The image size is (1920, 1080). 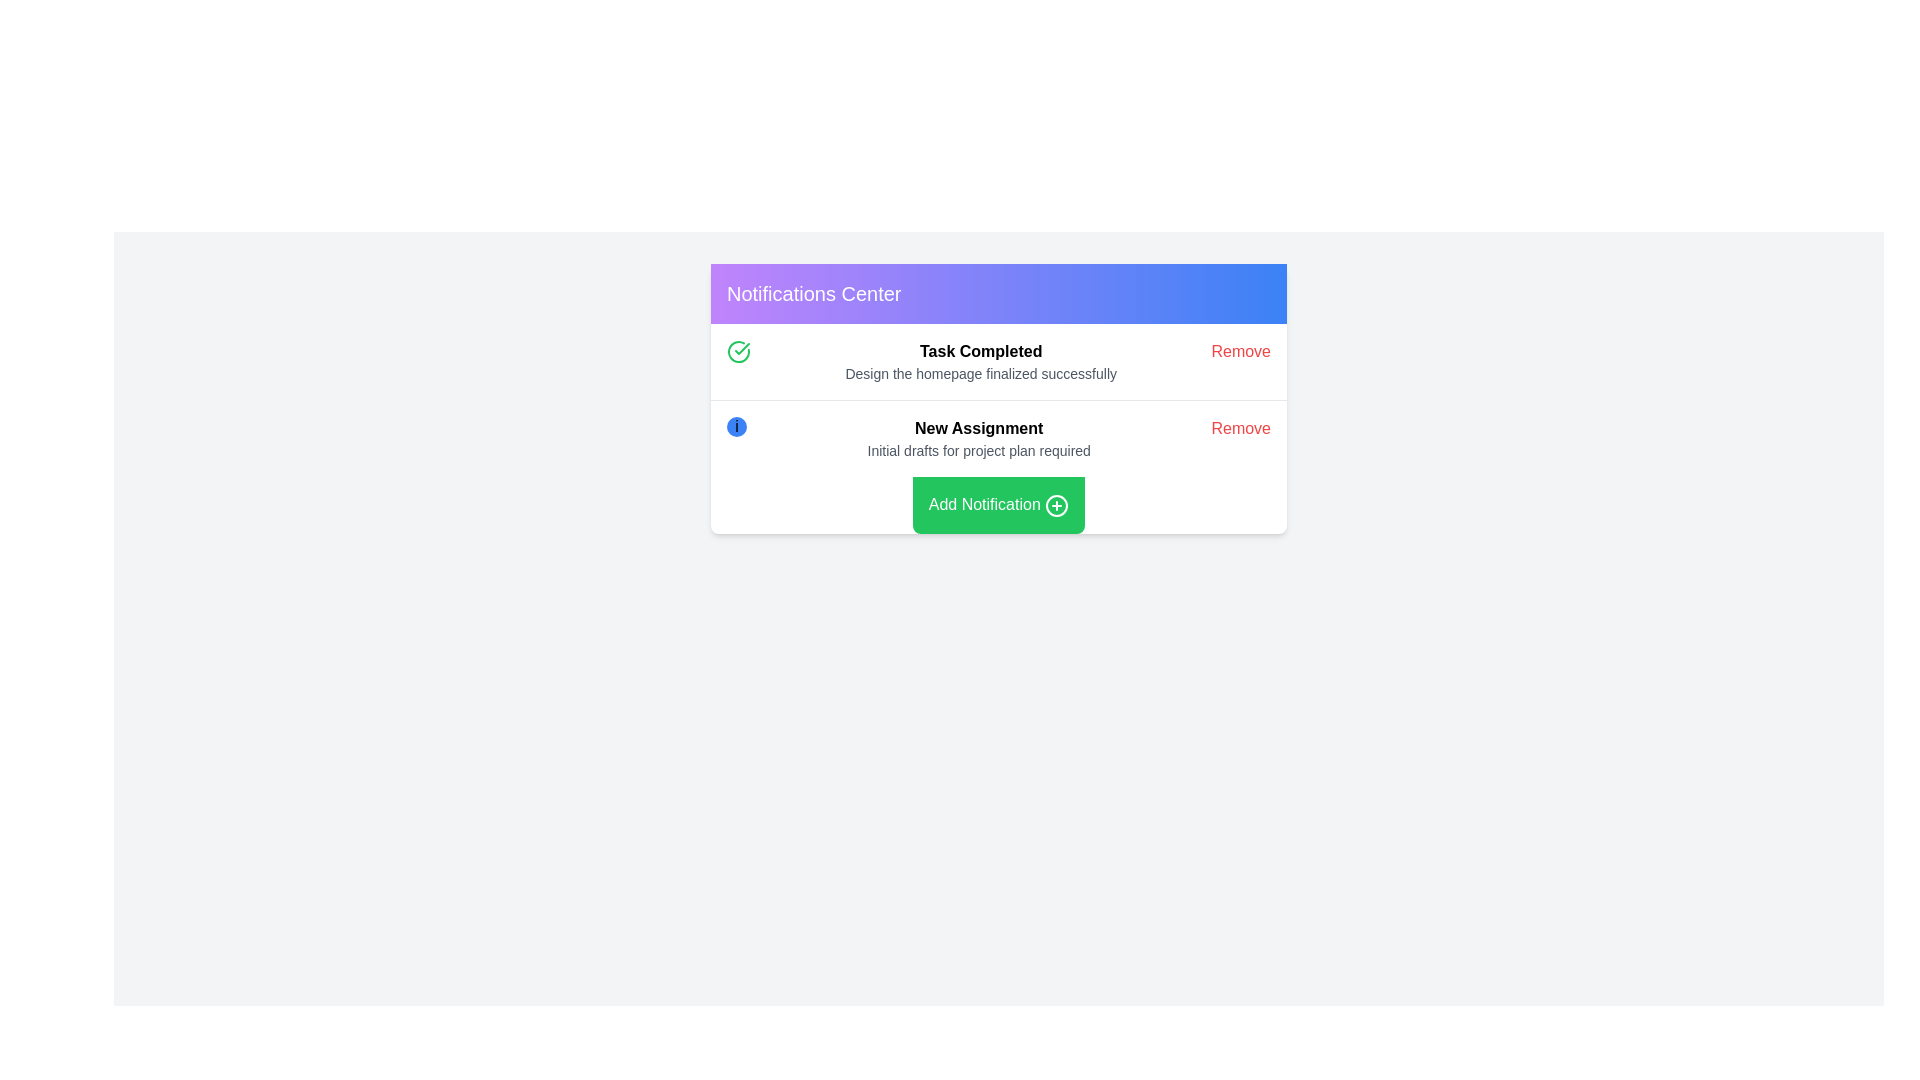 I want to click on the 'Add Notification' button within the Notifications Center card, which is styled with a white background and contains various sections with interactive elements, so click(x=998, y=397).